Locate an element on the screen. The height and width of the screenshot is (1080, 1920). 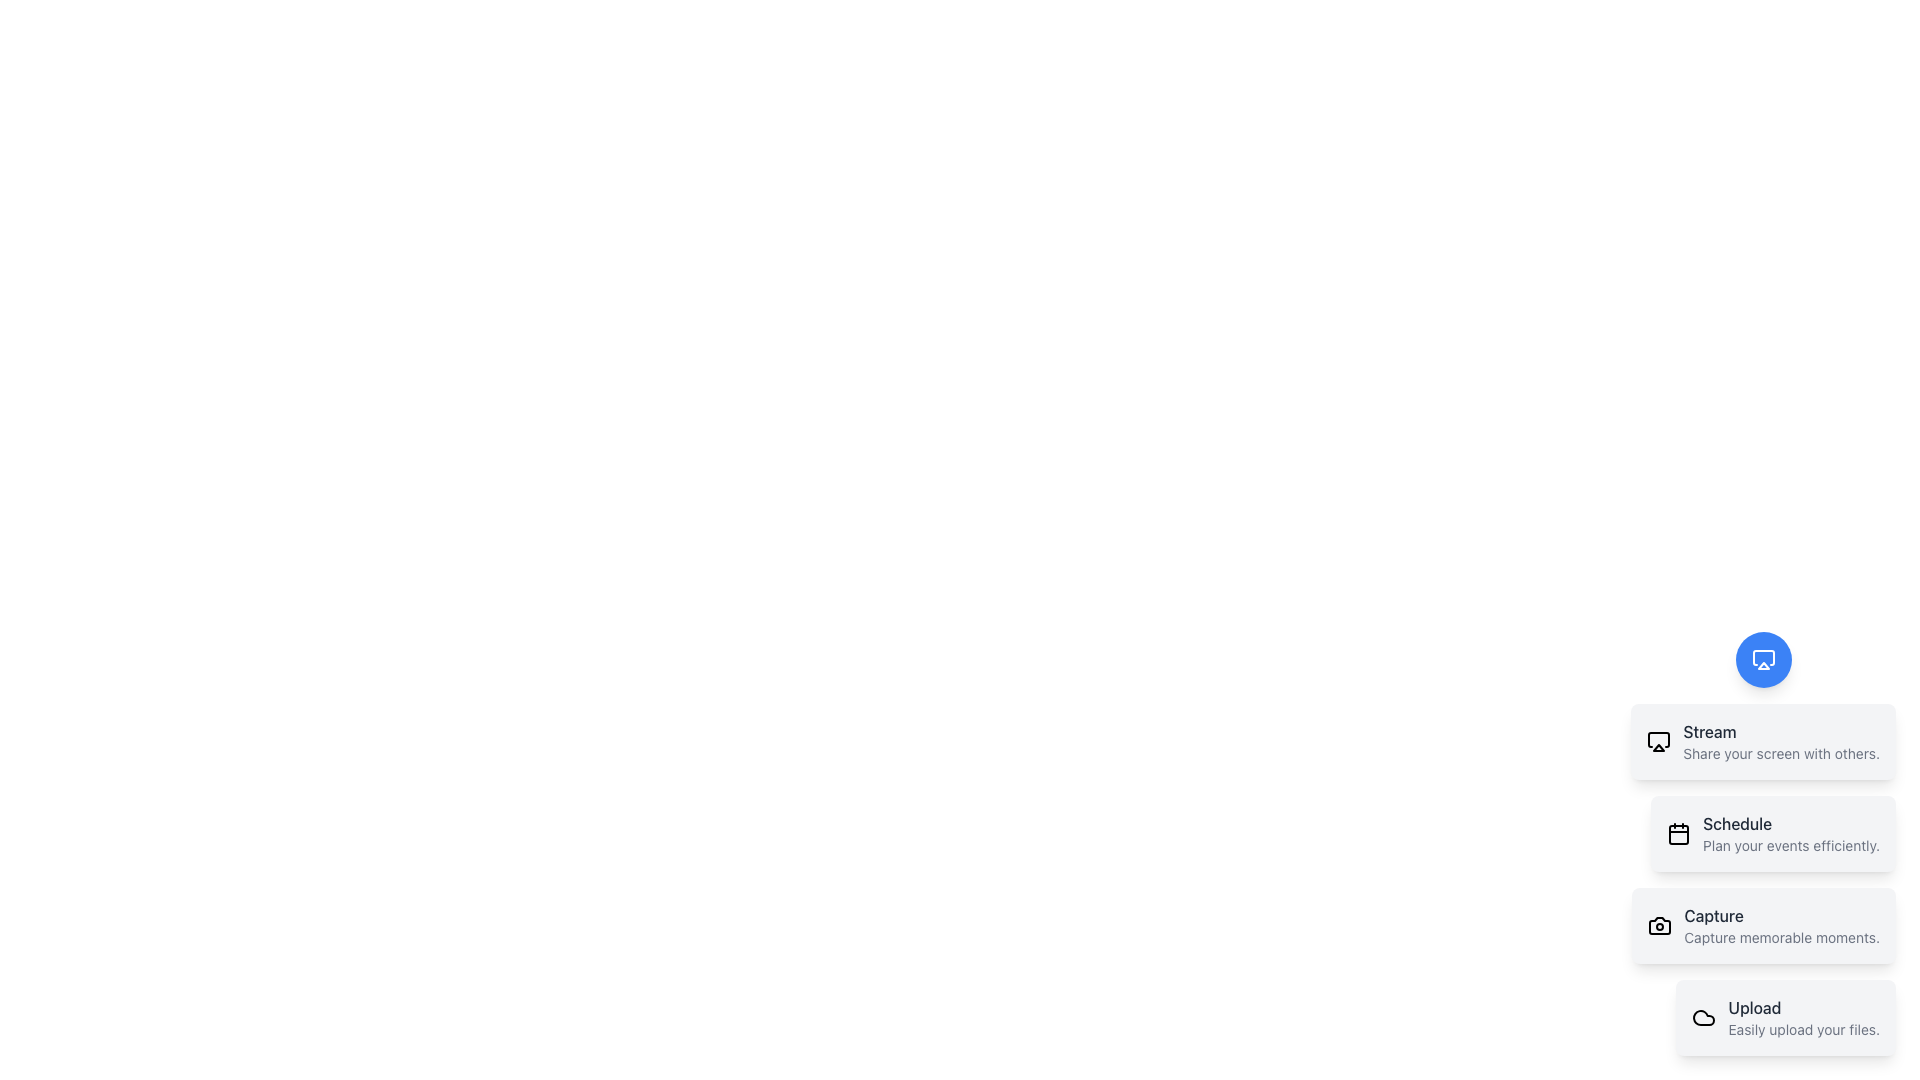
the descriptive subtitle element located below the 'Capture' feature, which provides additional context for its functionality is located at coordinates (1782, 937).